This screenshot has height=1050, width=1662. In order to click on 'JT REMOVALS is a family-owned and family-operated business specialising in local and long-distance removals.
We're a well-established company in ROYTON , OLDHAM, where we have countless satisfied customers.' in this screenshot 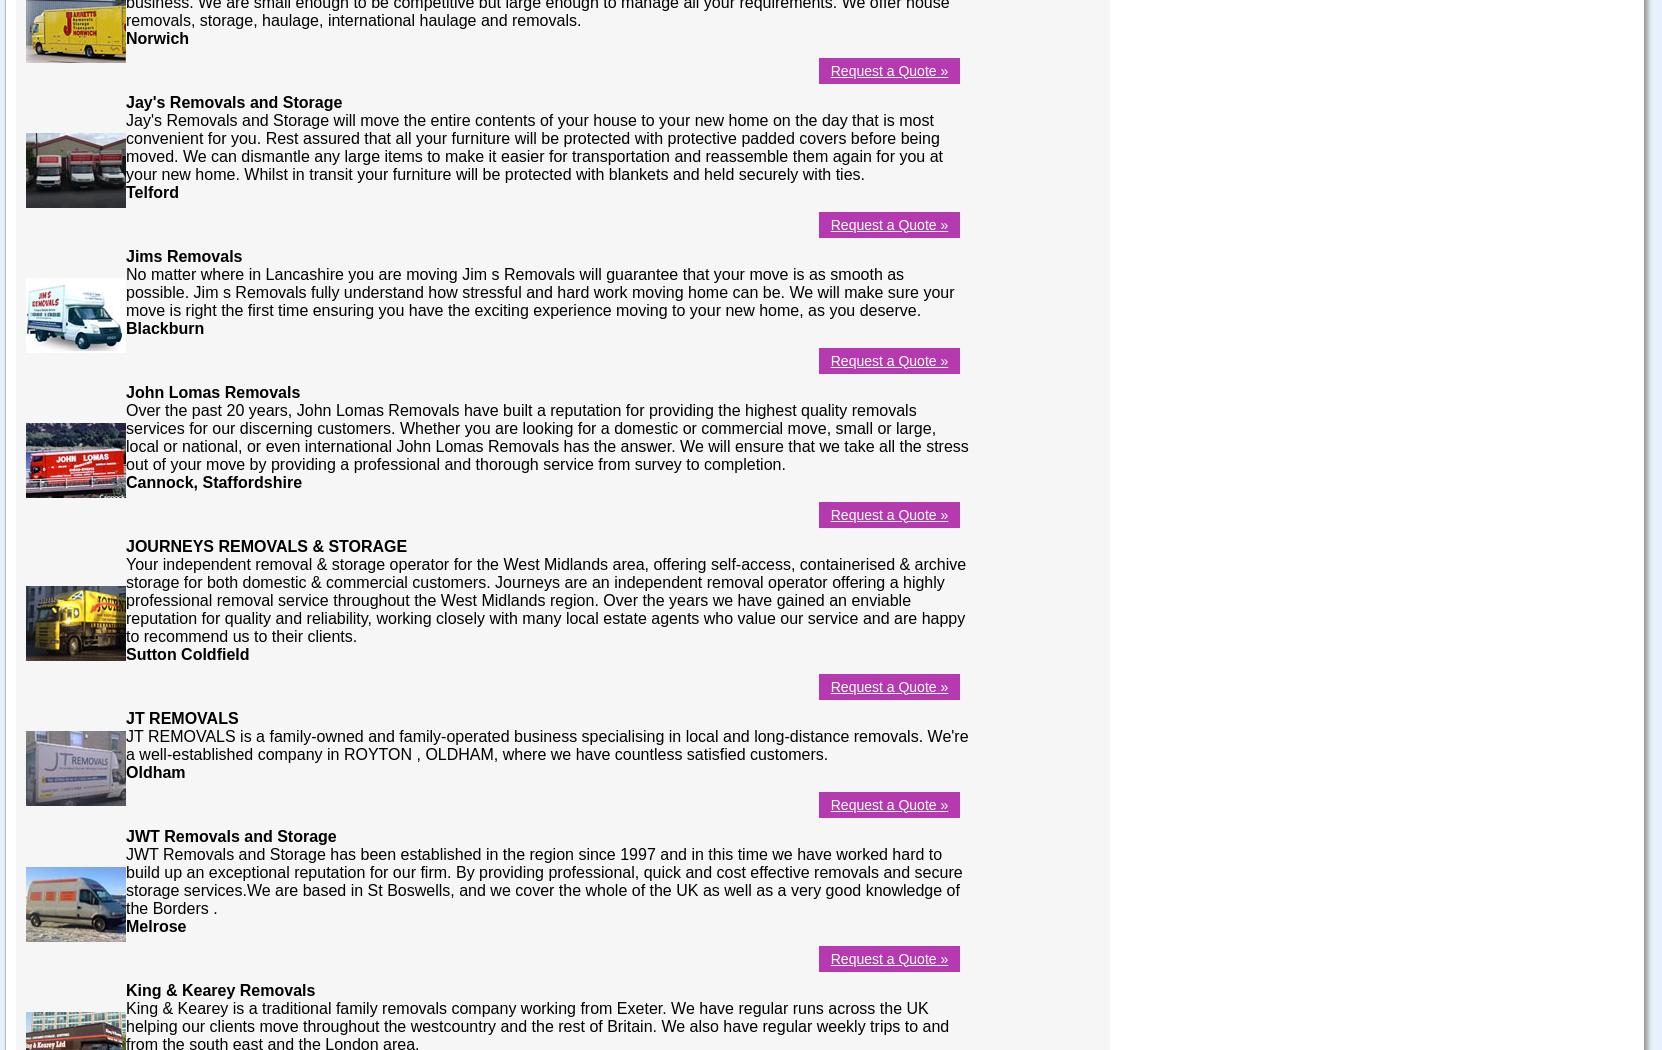, I will do `click(545, 743)`.